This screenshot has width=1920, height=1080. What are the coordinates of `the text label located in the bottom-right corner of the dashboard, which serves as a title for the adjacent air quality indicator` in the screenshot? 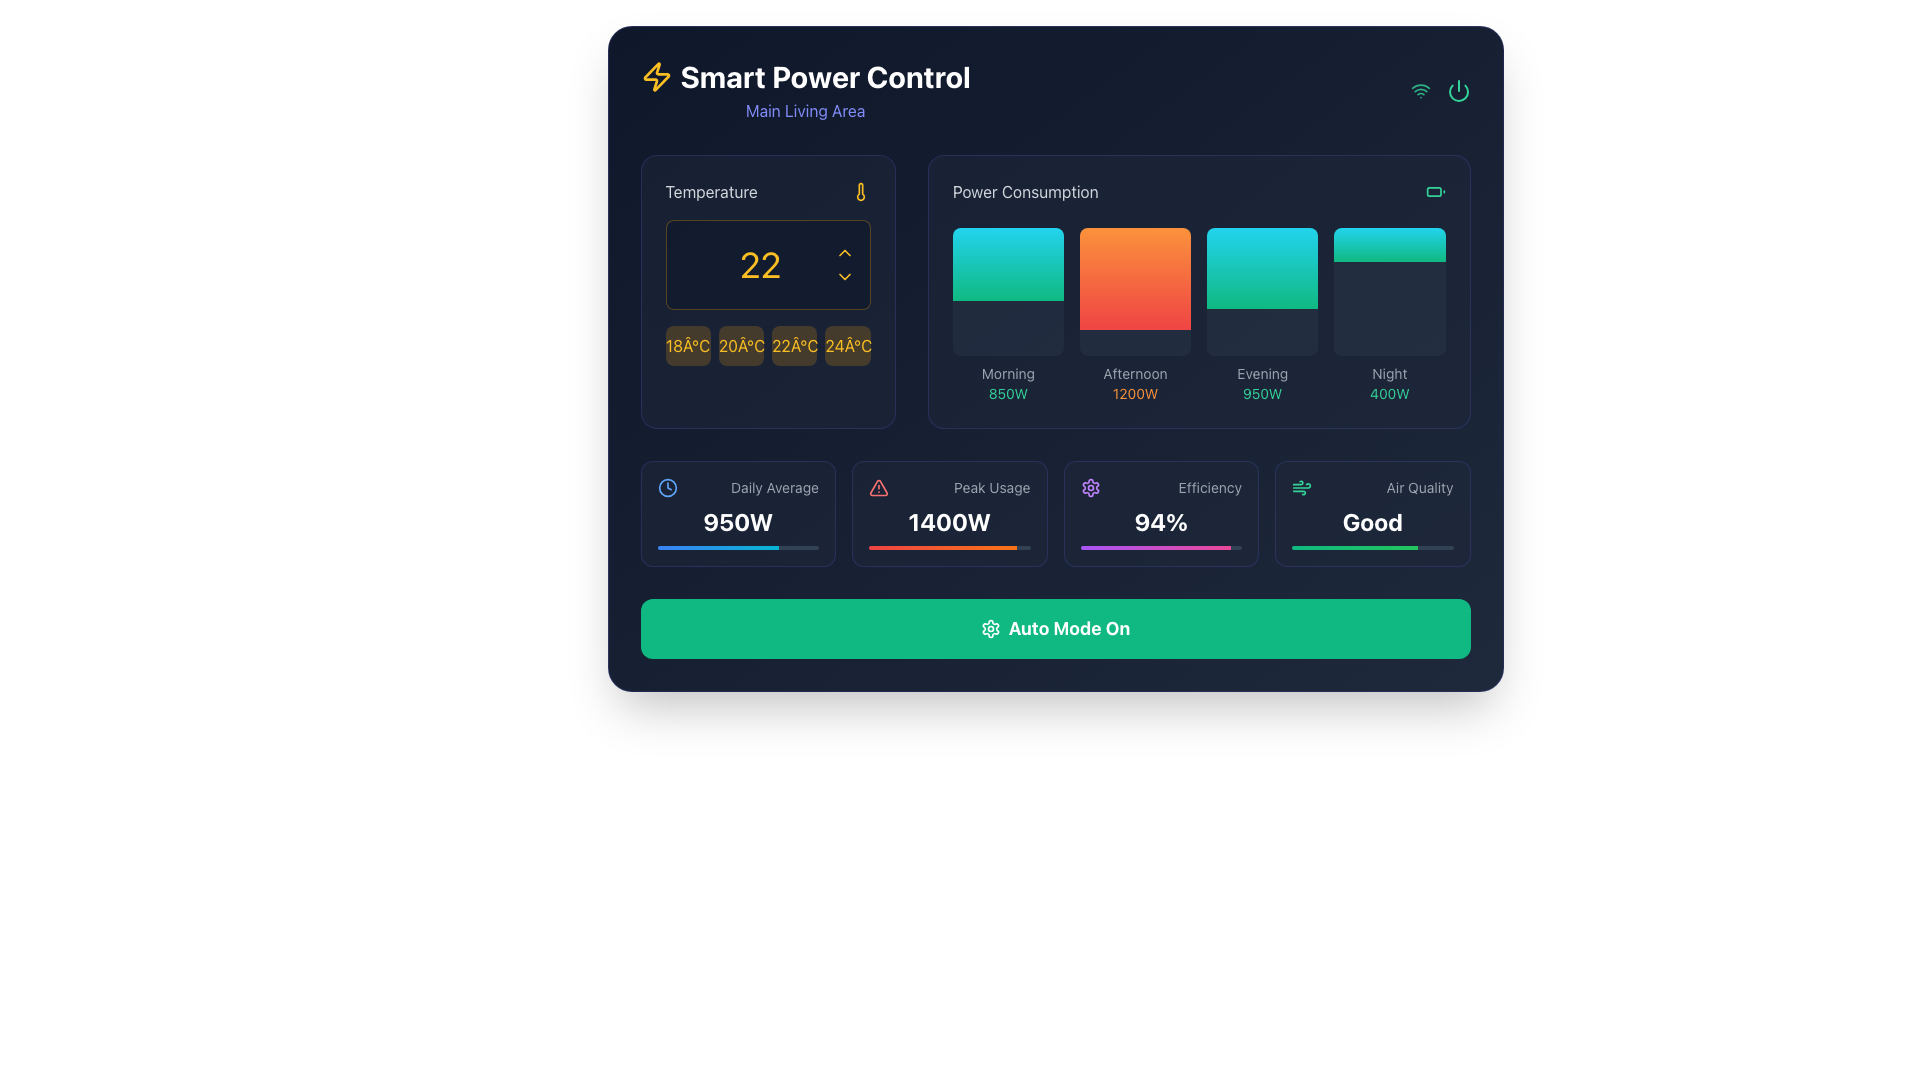 It's located at (1419, 488).